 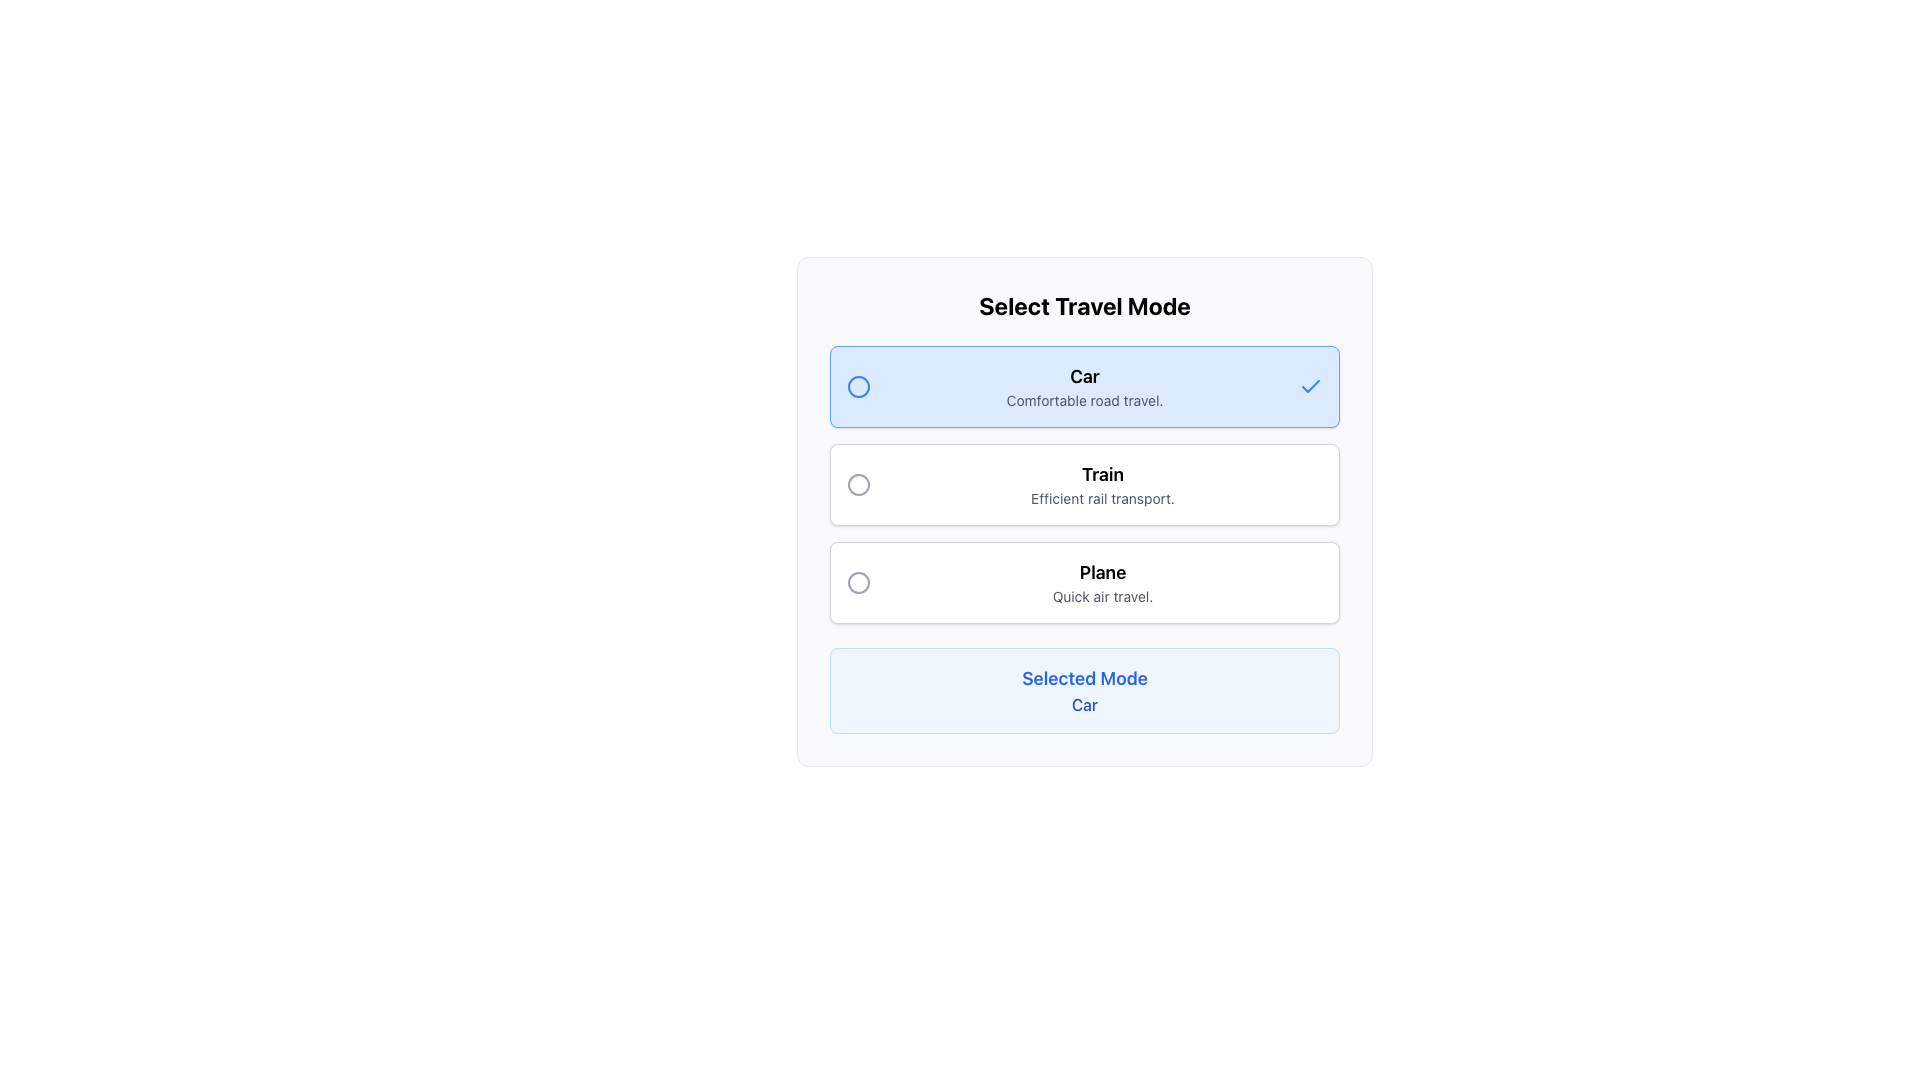 I want to click on the travel mode selection title text label to highlight it, so click(x=1083, y=305).